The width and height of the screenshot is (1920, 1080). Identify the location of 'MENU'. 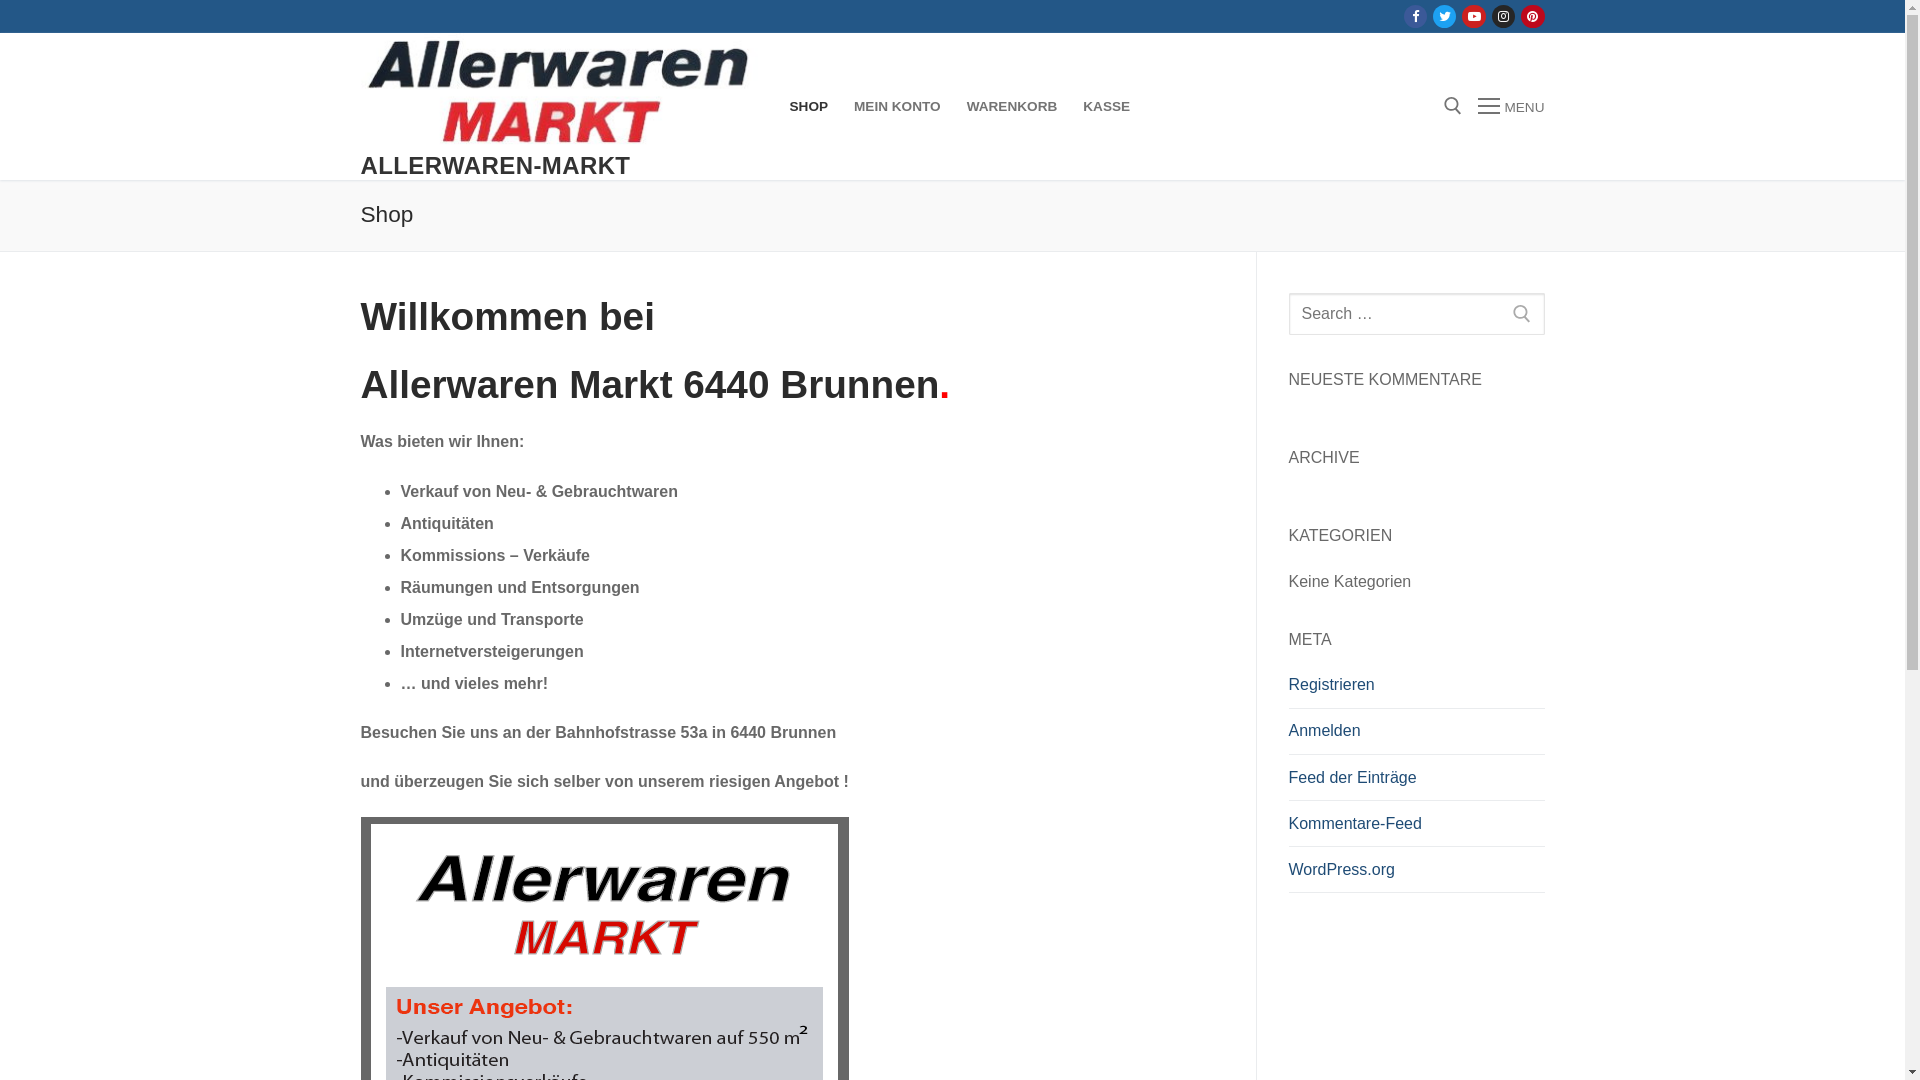
(1478, 107).